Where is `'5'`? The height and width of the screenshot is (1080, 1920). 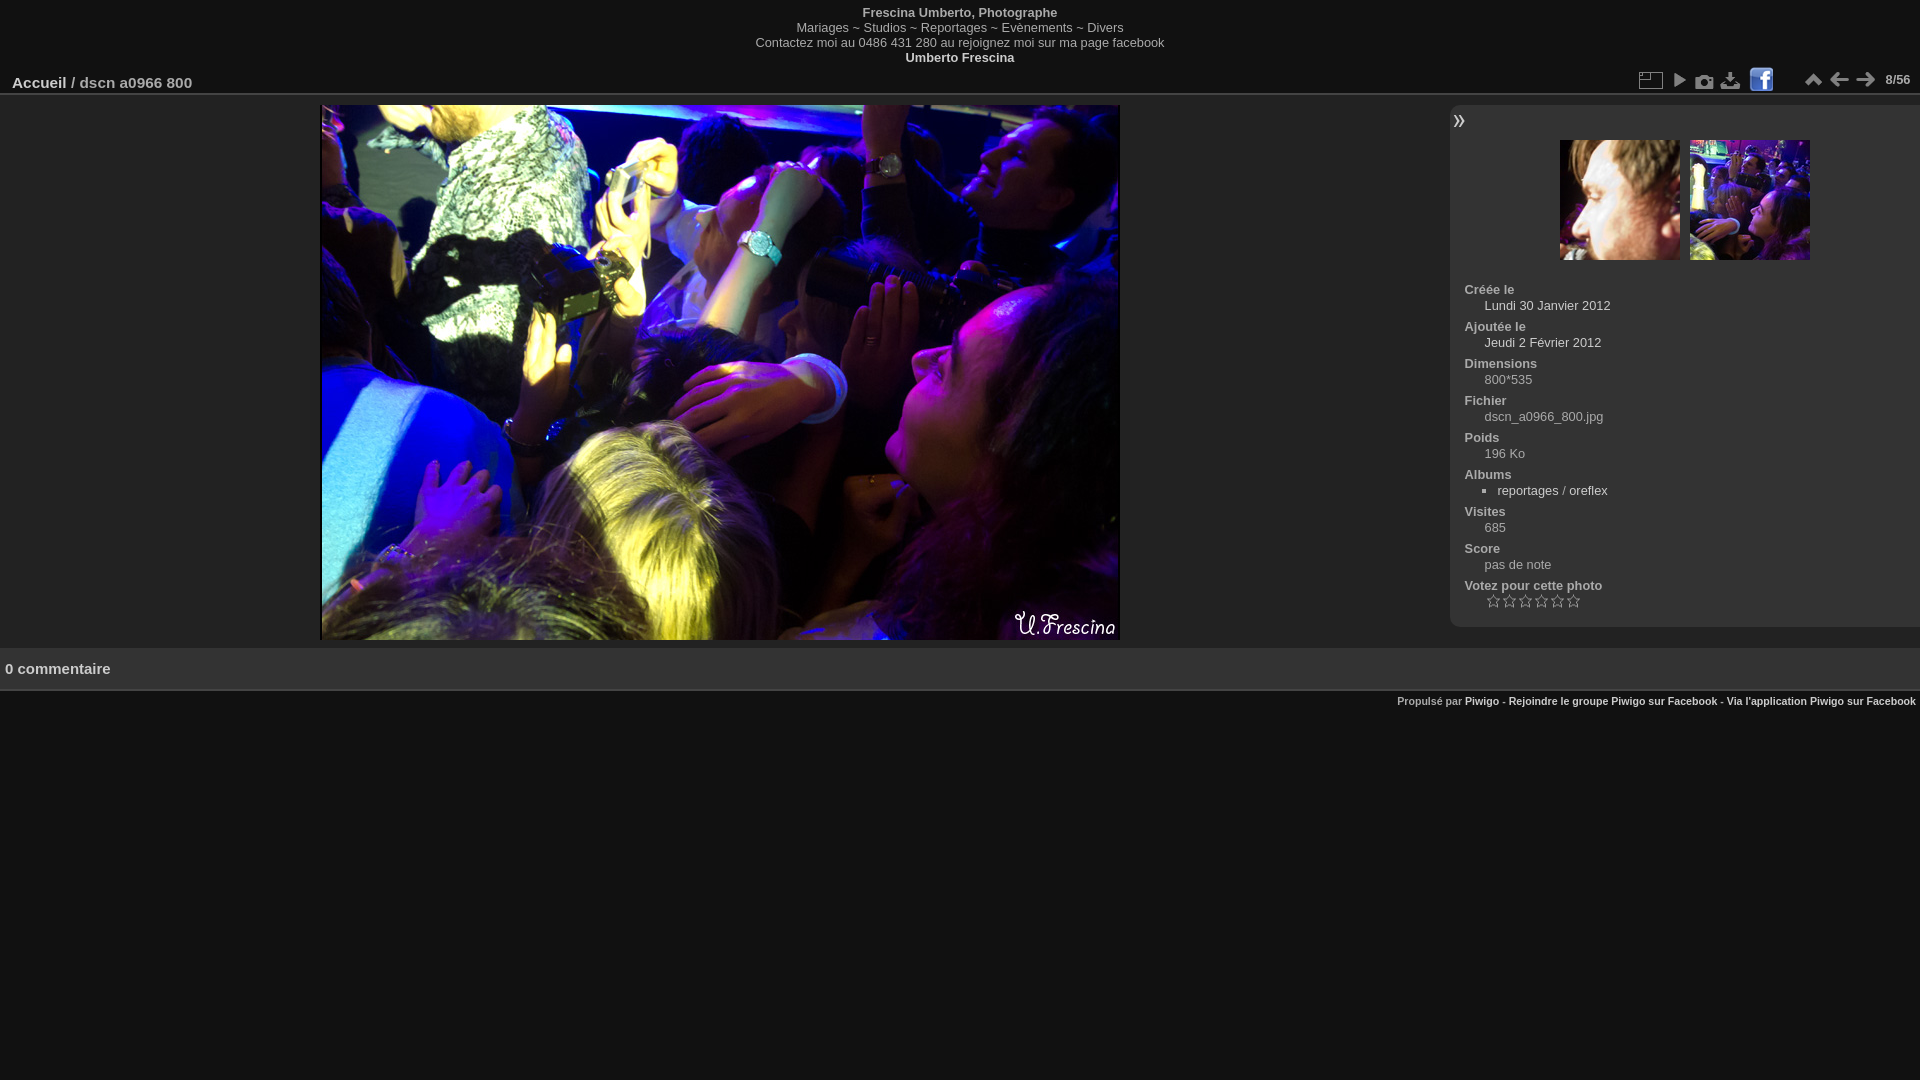
'5' is located at coordinates (1563, 600).